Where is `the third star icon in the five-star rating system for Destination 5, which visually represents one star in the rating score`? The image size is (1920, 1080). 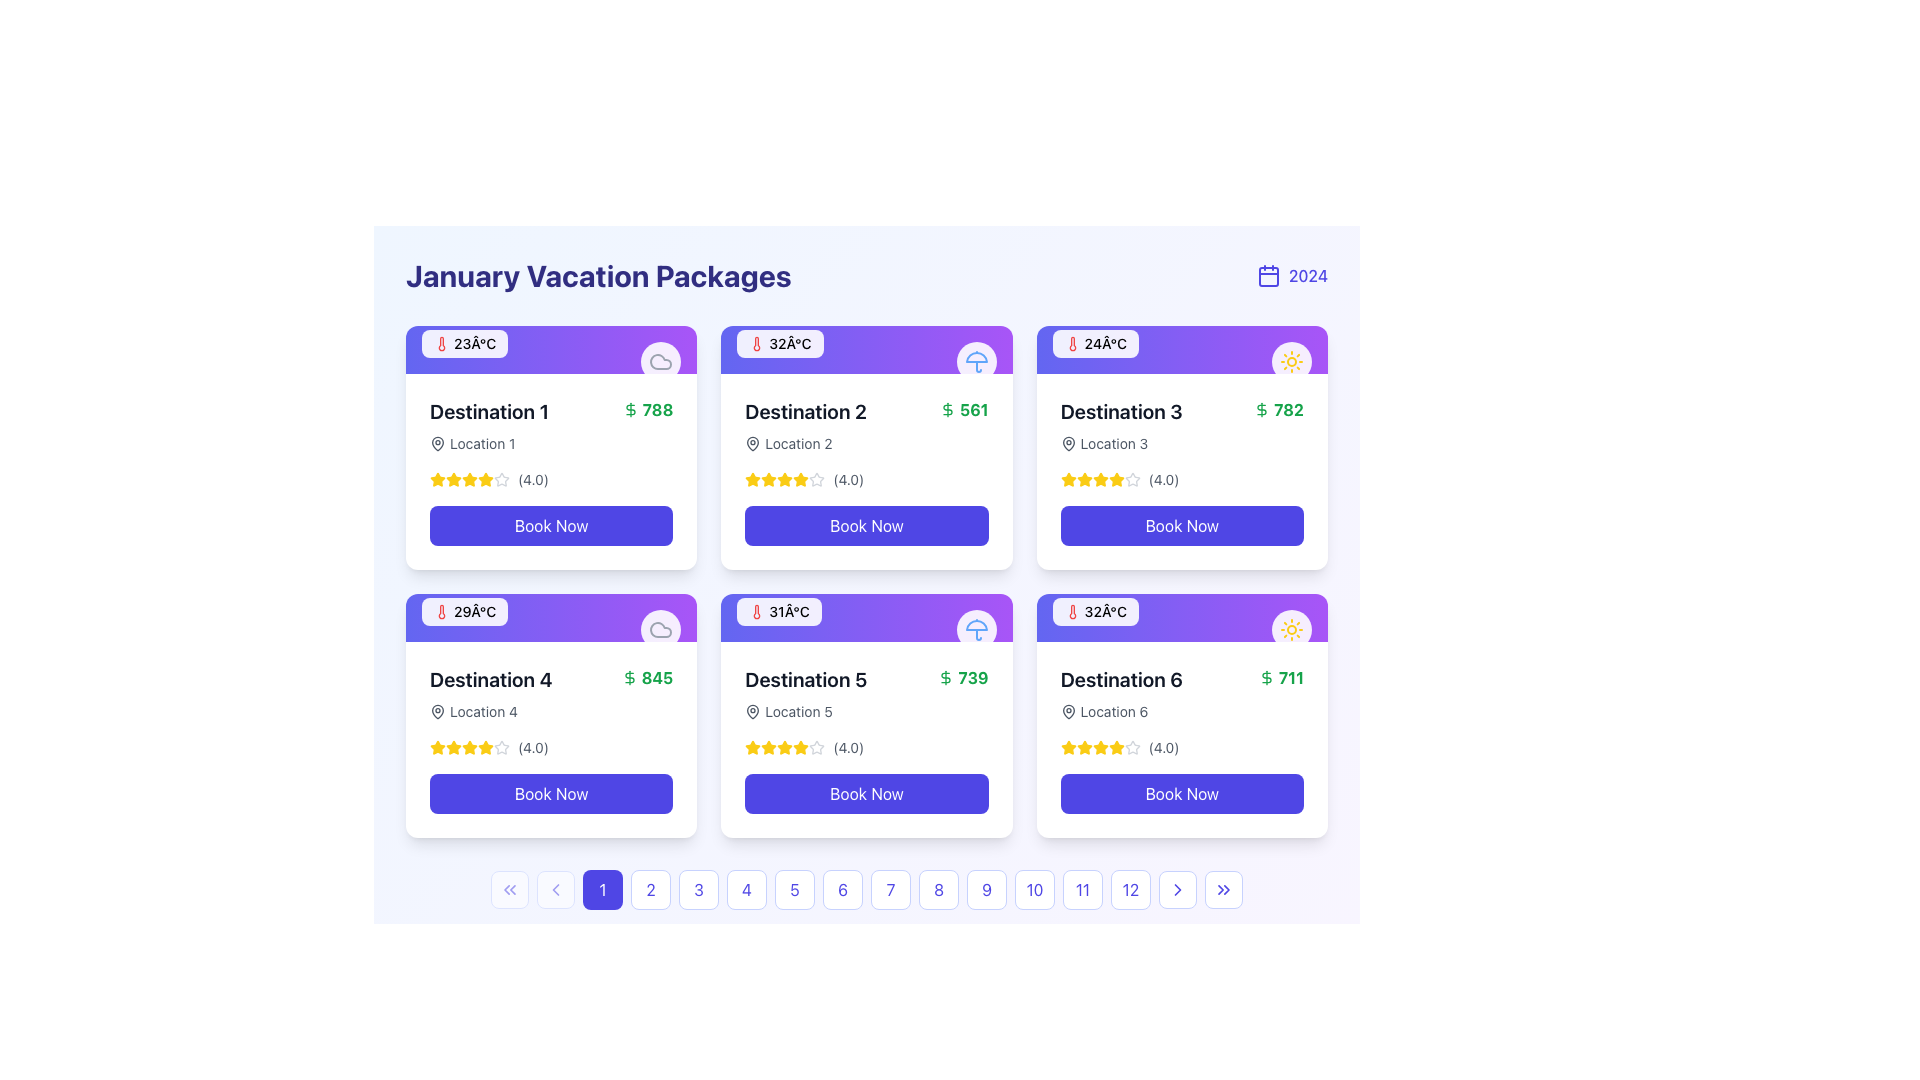 the third star icon in the five-star rating system for Destination 5, which visually represents one star in the rating score is located at coordinates (801, 747).